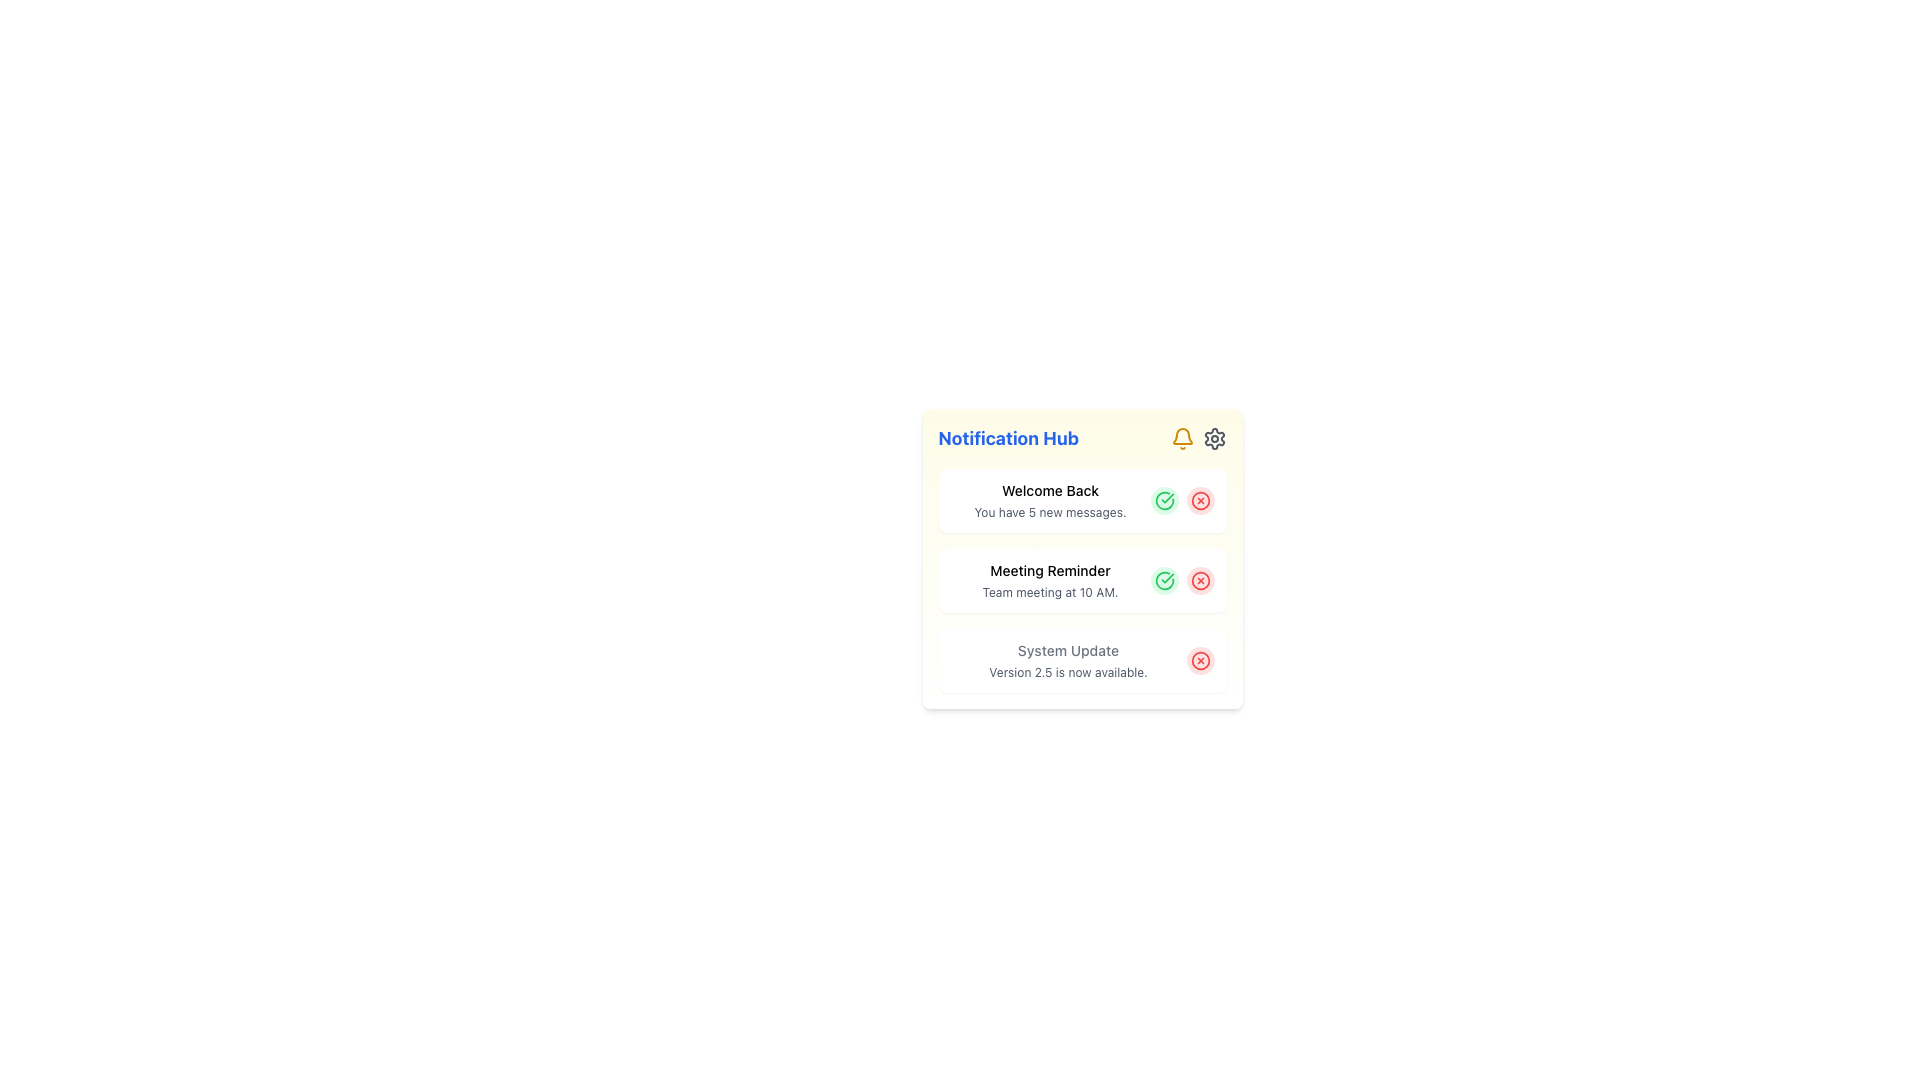  Describe the element at coordinates (1198, 438) in the screenshot. I see `the icon group on the right side of the 'Notification Hub'` at that location.